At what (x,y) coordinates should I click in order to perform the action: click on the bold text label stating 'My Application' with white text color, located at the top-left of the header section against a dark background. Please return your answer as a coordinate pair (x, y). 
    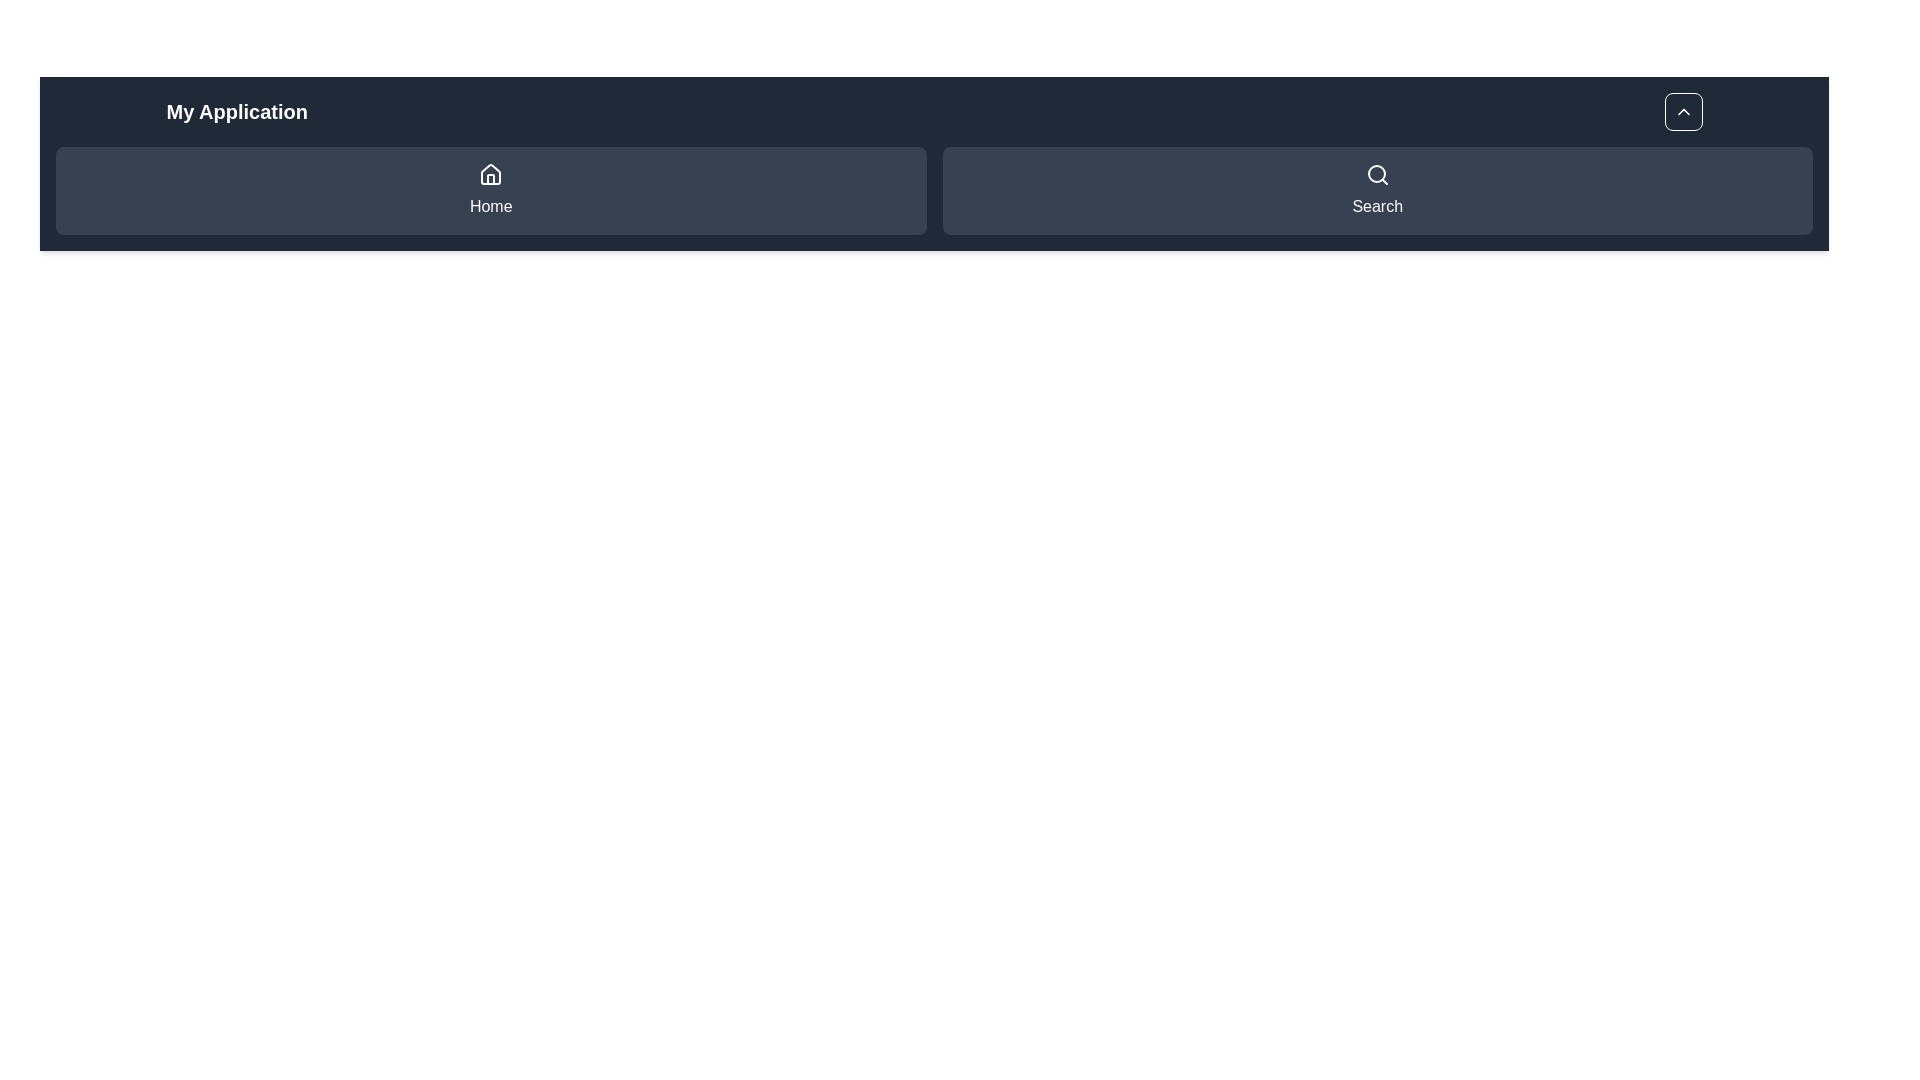
    Looking at the image, I should click on (237, 111).